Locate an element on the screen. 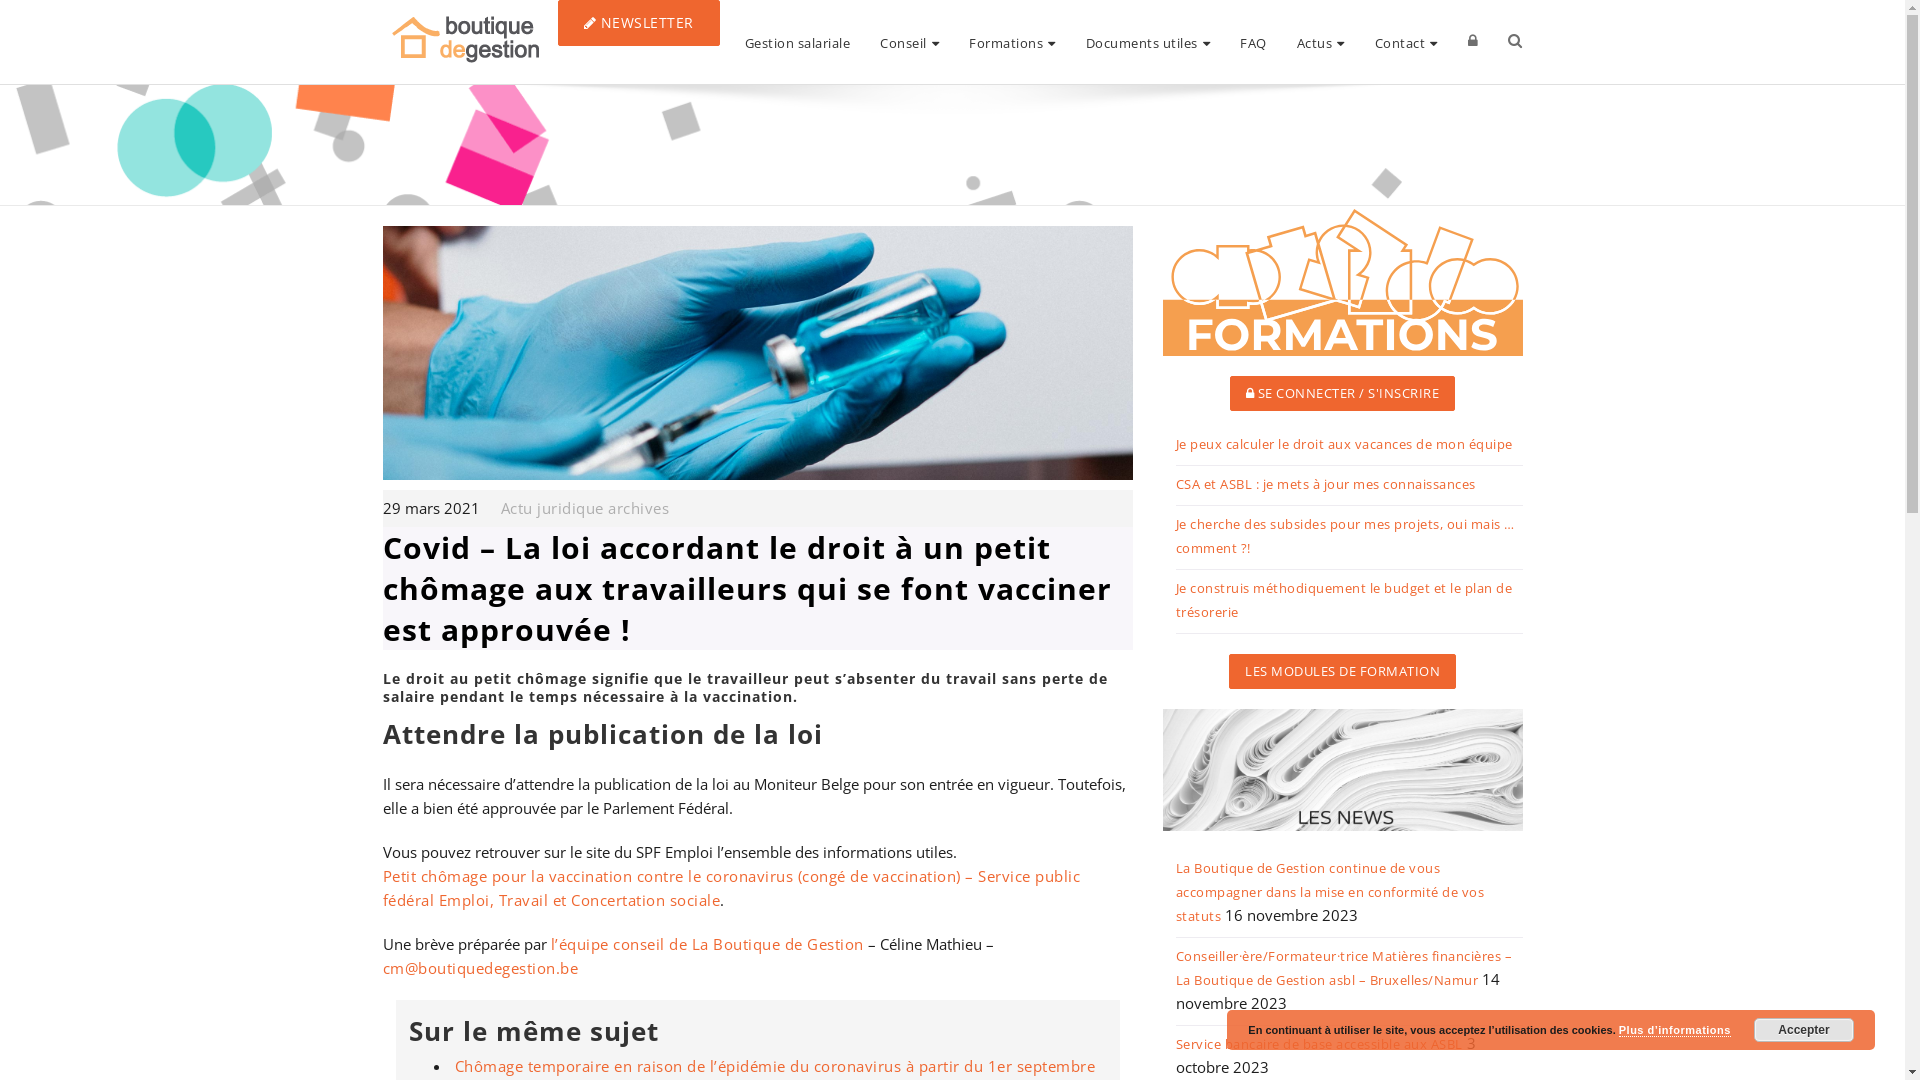  'Formations' is located at coordinates (1012, 42).